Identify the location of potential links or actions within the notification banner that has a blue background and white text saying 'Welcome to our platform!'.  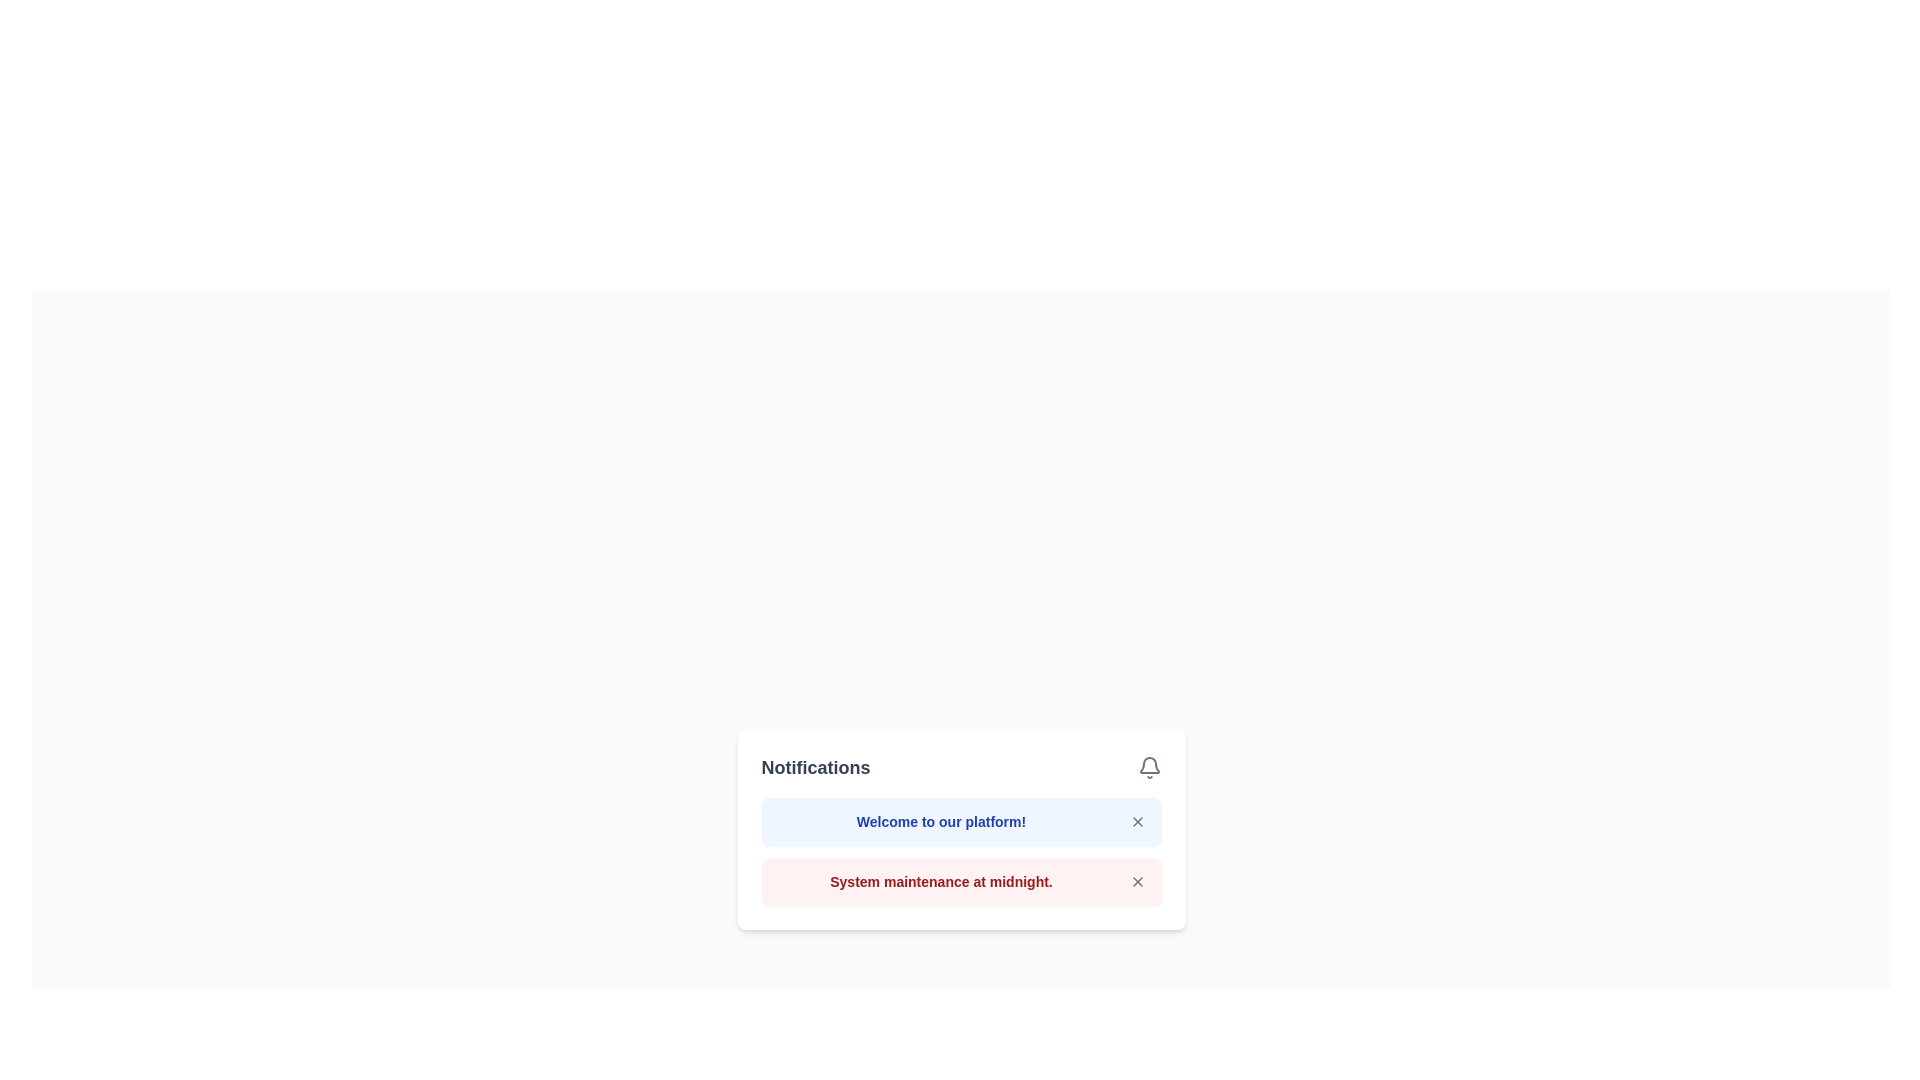
(961, 821).